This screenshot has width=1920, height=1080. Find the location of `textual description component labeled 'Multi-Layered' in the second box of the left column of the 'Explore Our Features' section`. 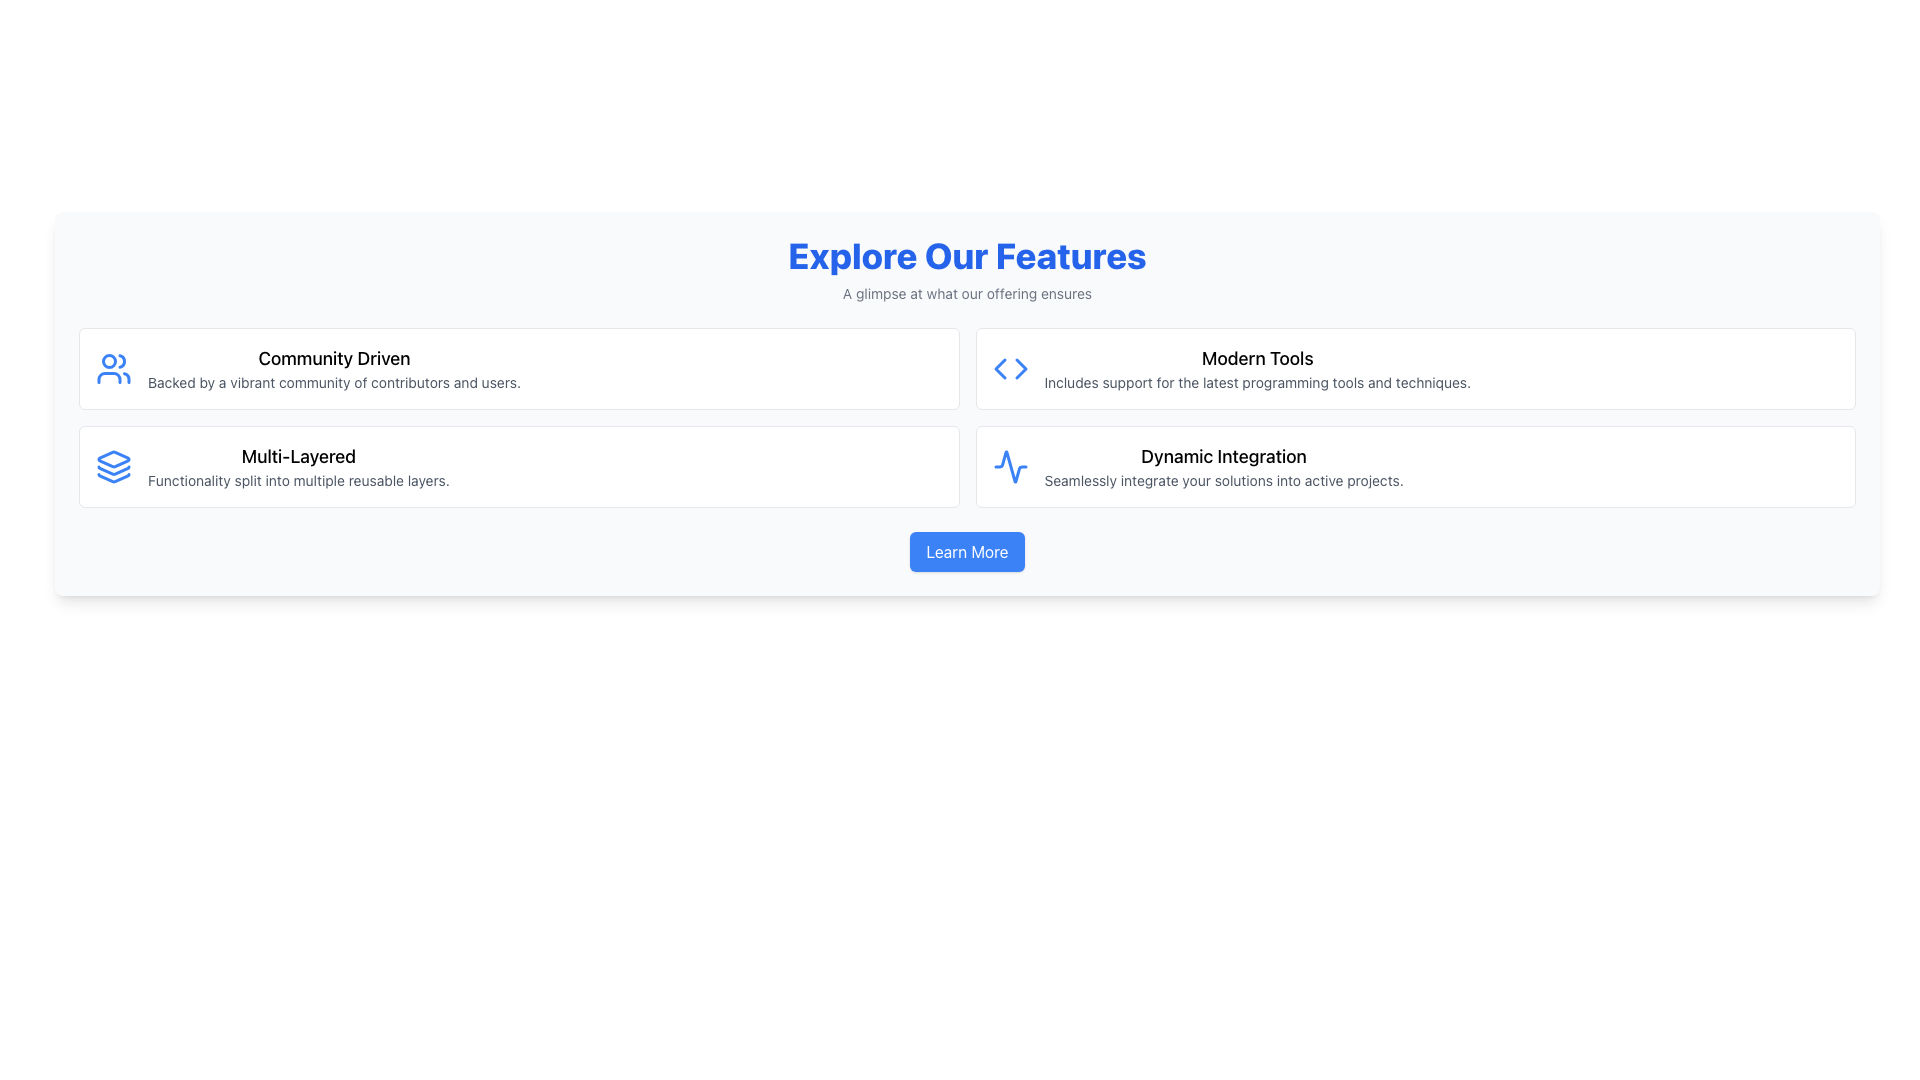

textual description component labeled 'Multi-Layered' in the second box of the left column of the 'Explore Our Features' section is located at coordinates (297, 466).